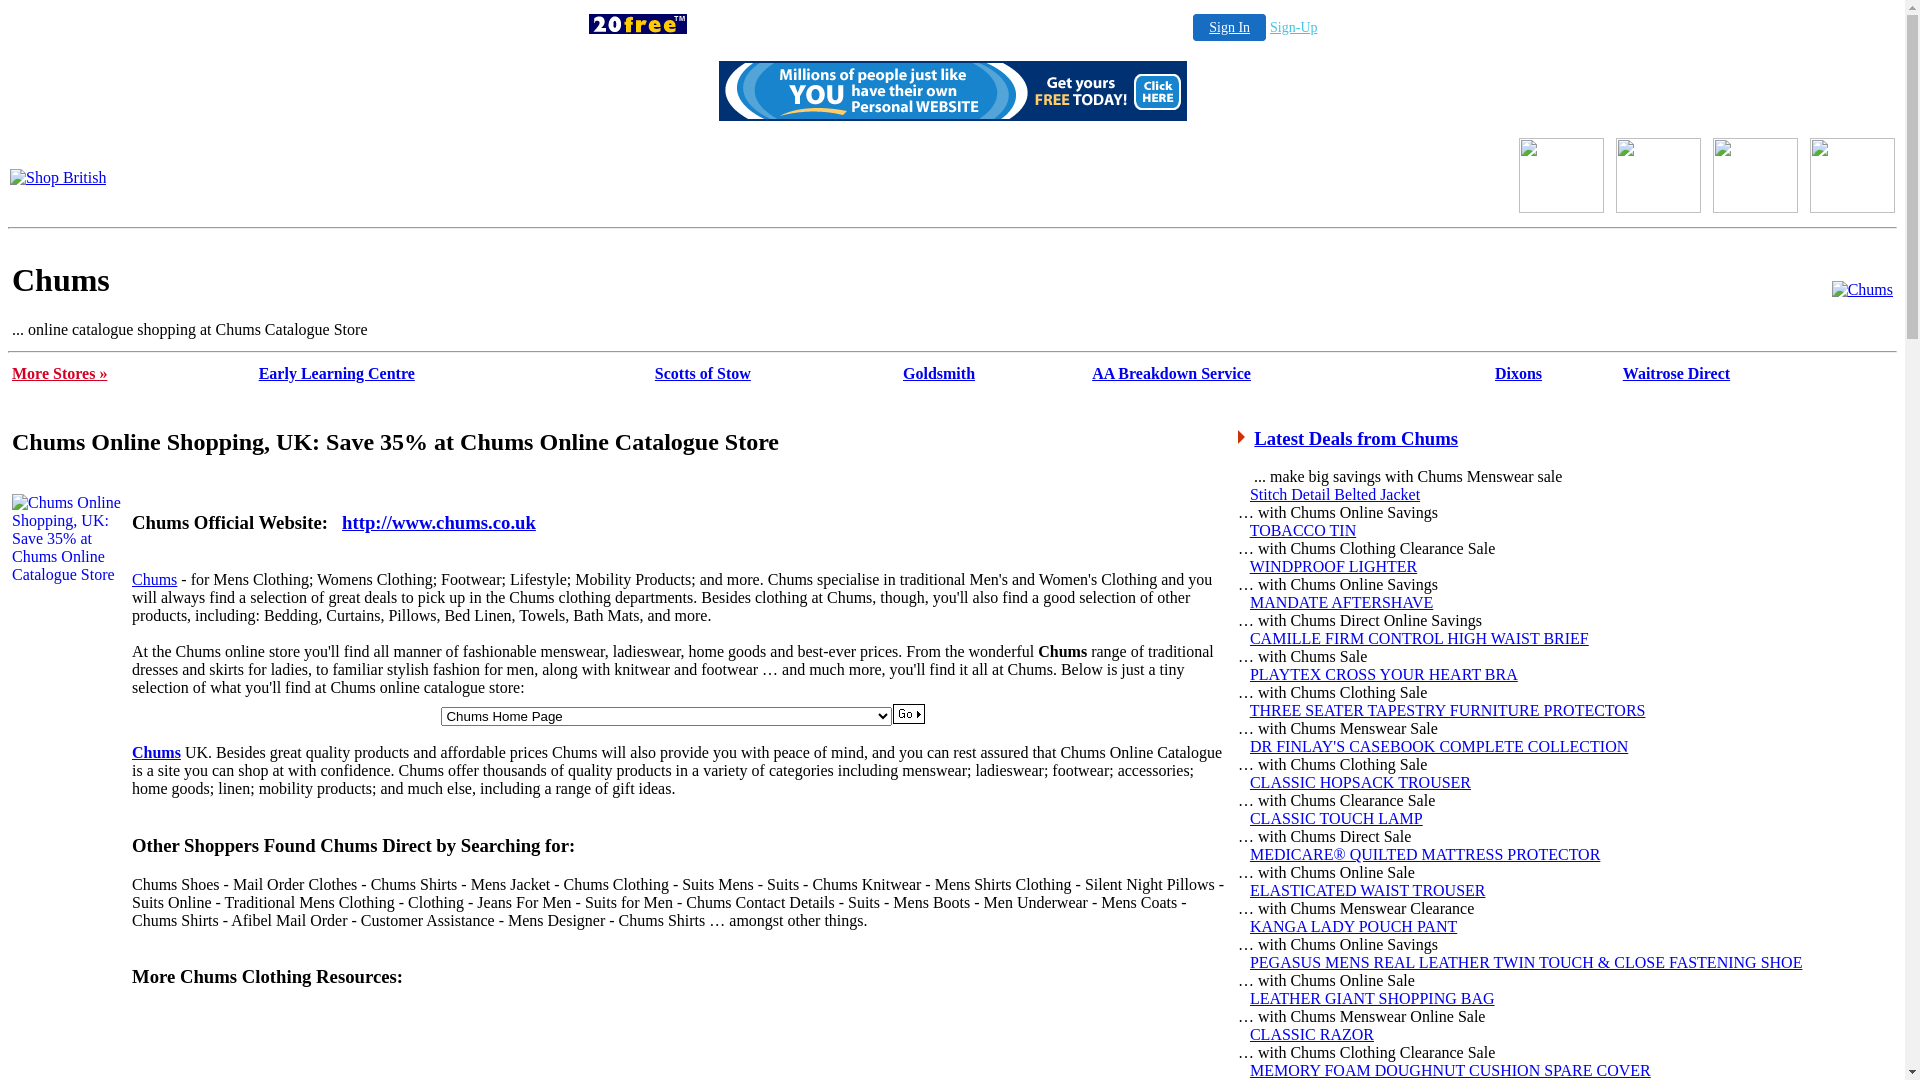 Image resolution: width=1920 pixels, height=1080 pixels. I want to click on 'Waitrose Direct', so click(1622, 373).